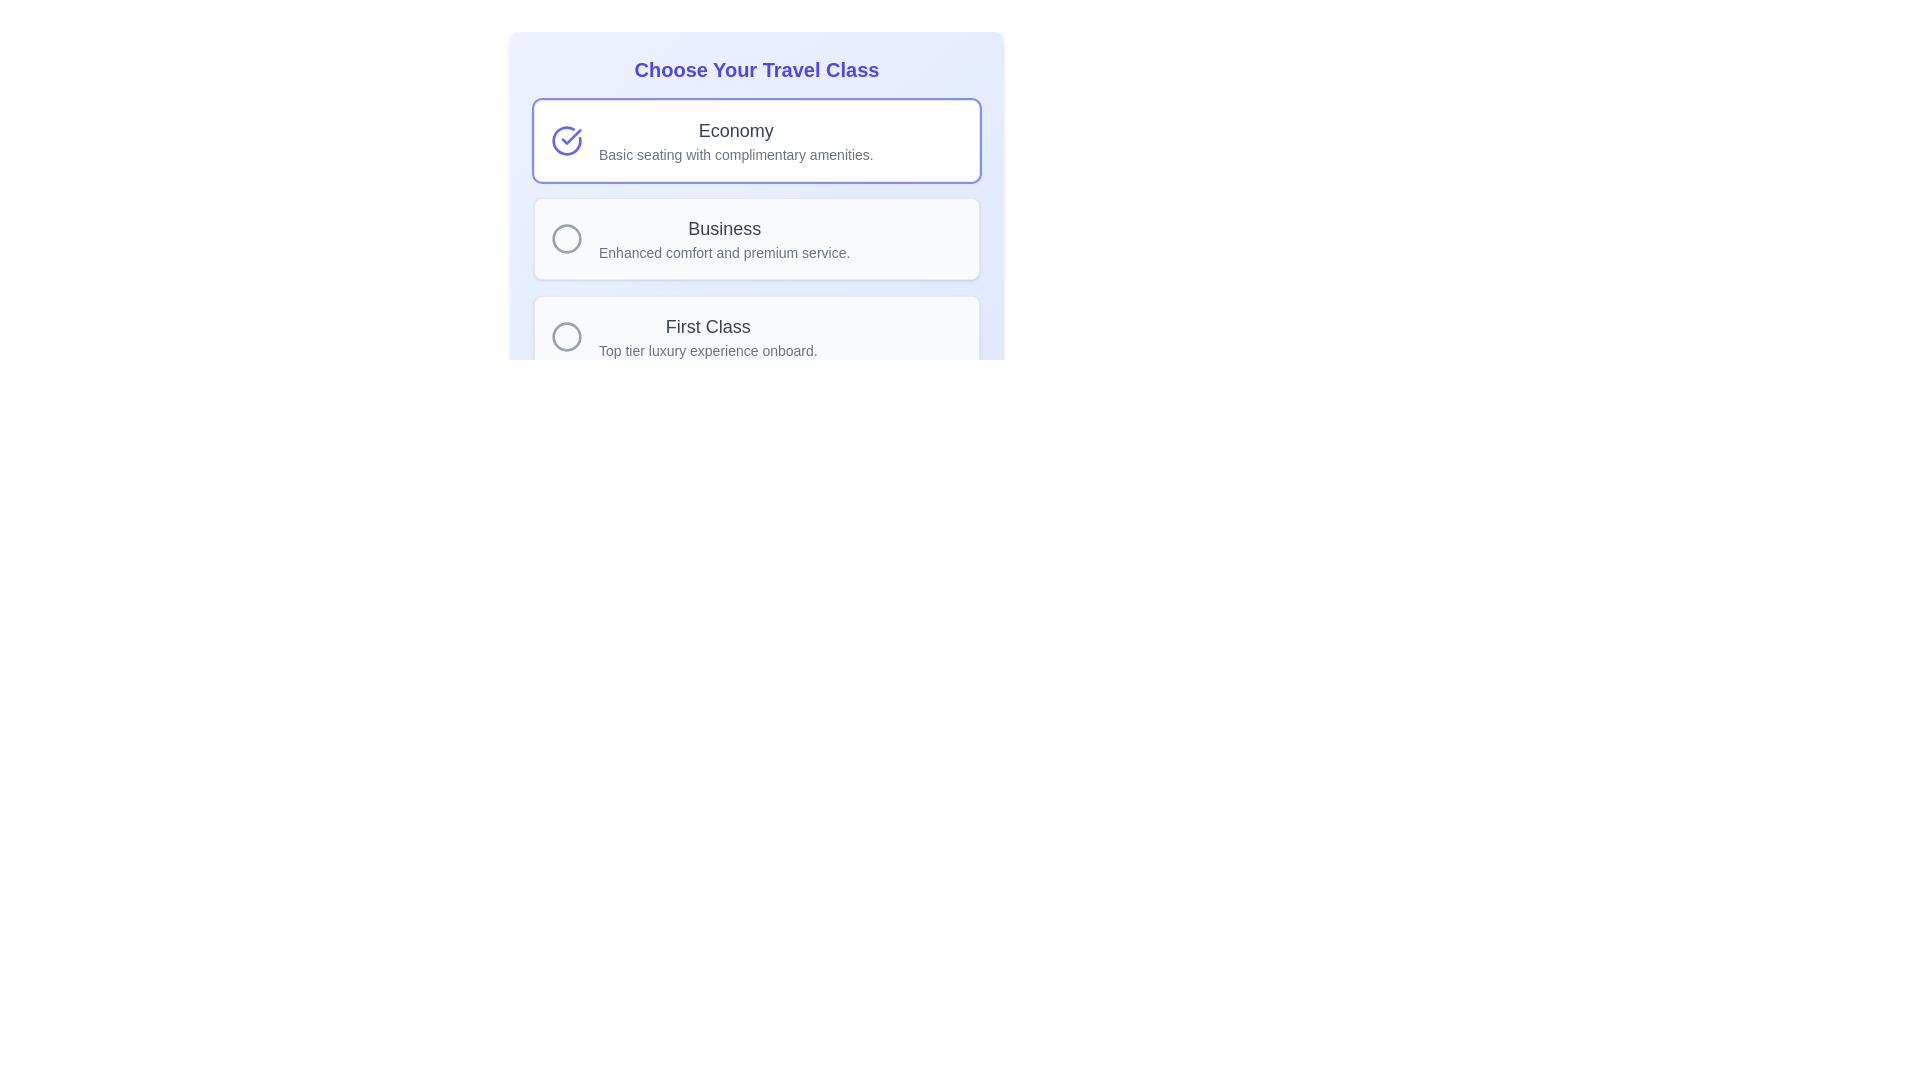 The height and width of the screenshot is (1080, 1920). Describe the element at coordinates (574, 335) in the screenshot. I see `the circular gray outlined icon located to the left of the 'First Class' text in the third selectable option of travel class options` at that location.